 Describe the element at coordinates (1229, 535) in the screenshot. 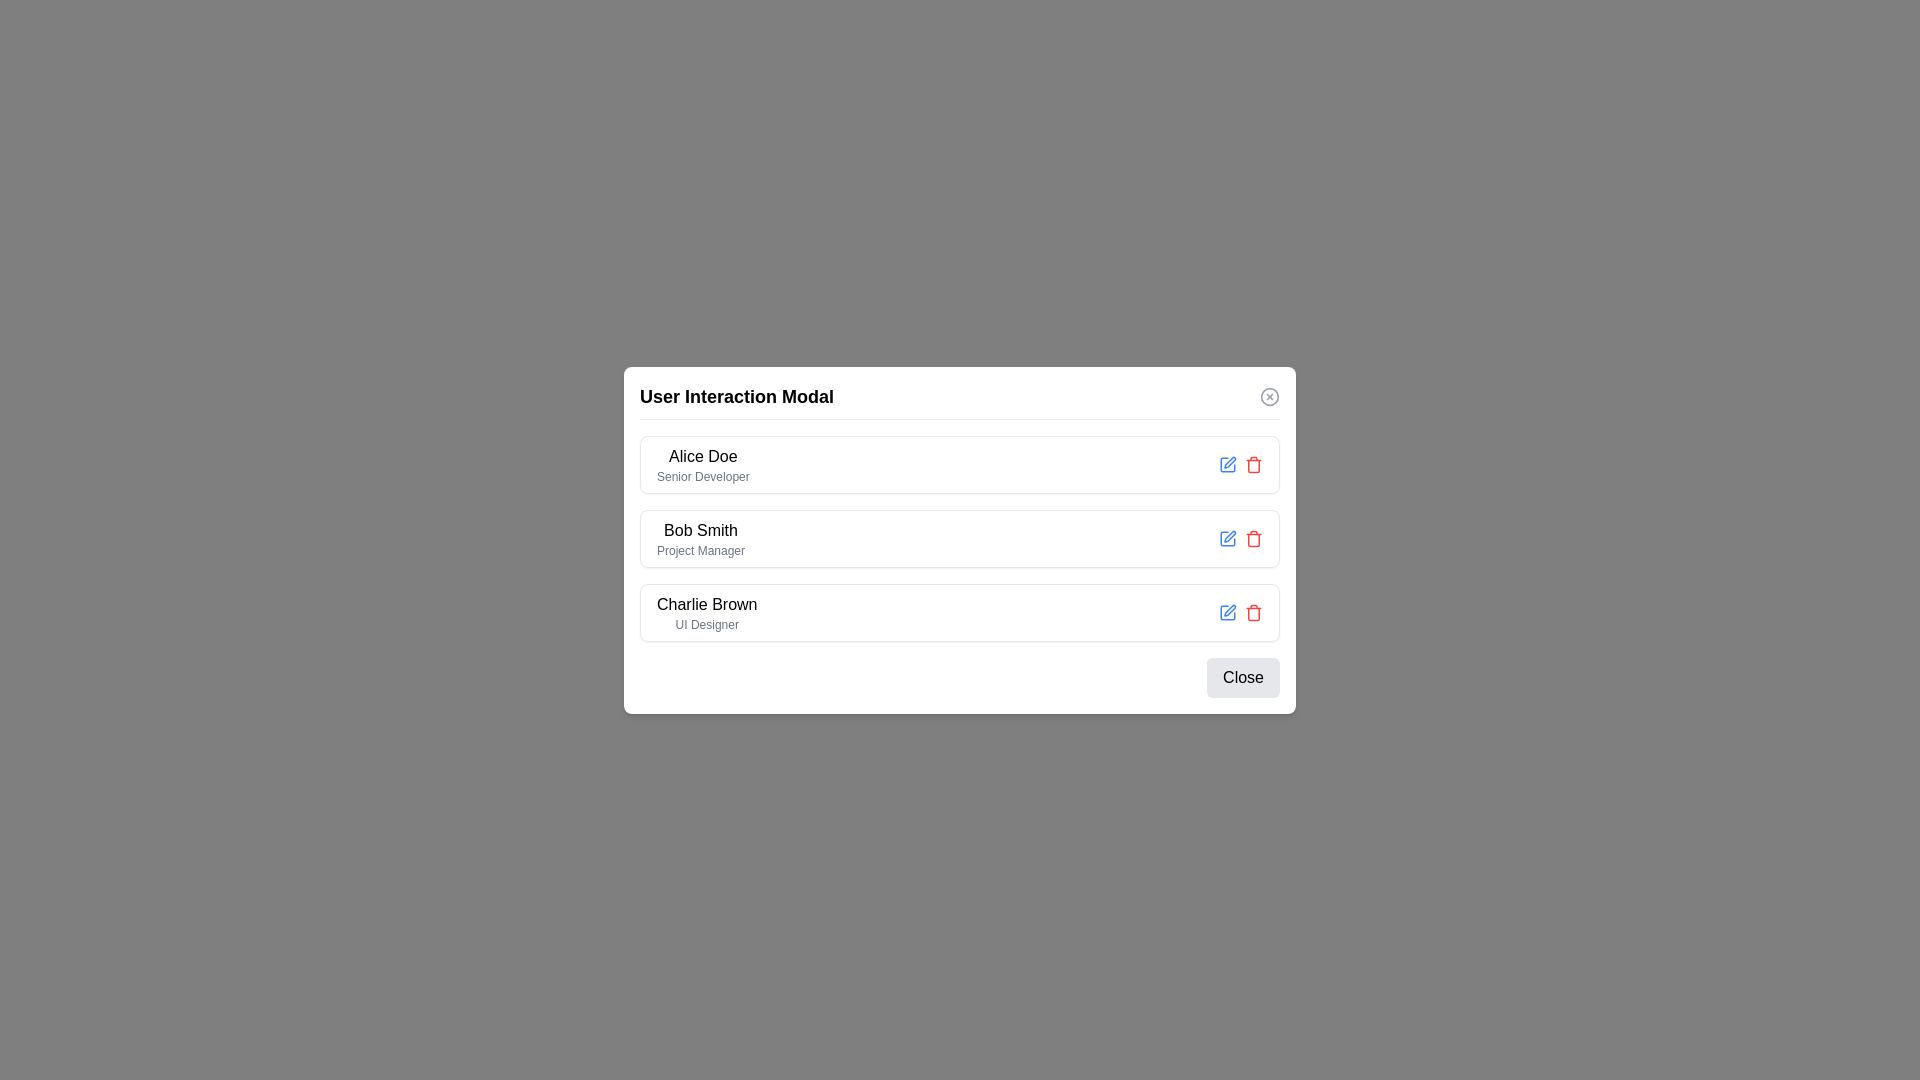

I see `the pen-shaped icon representing an editable action within the 'Bob Smith' (Project Manager) box` at that location.